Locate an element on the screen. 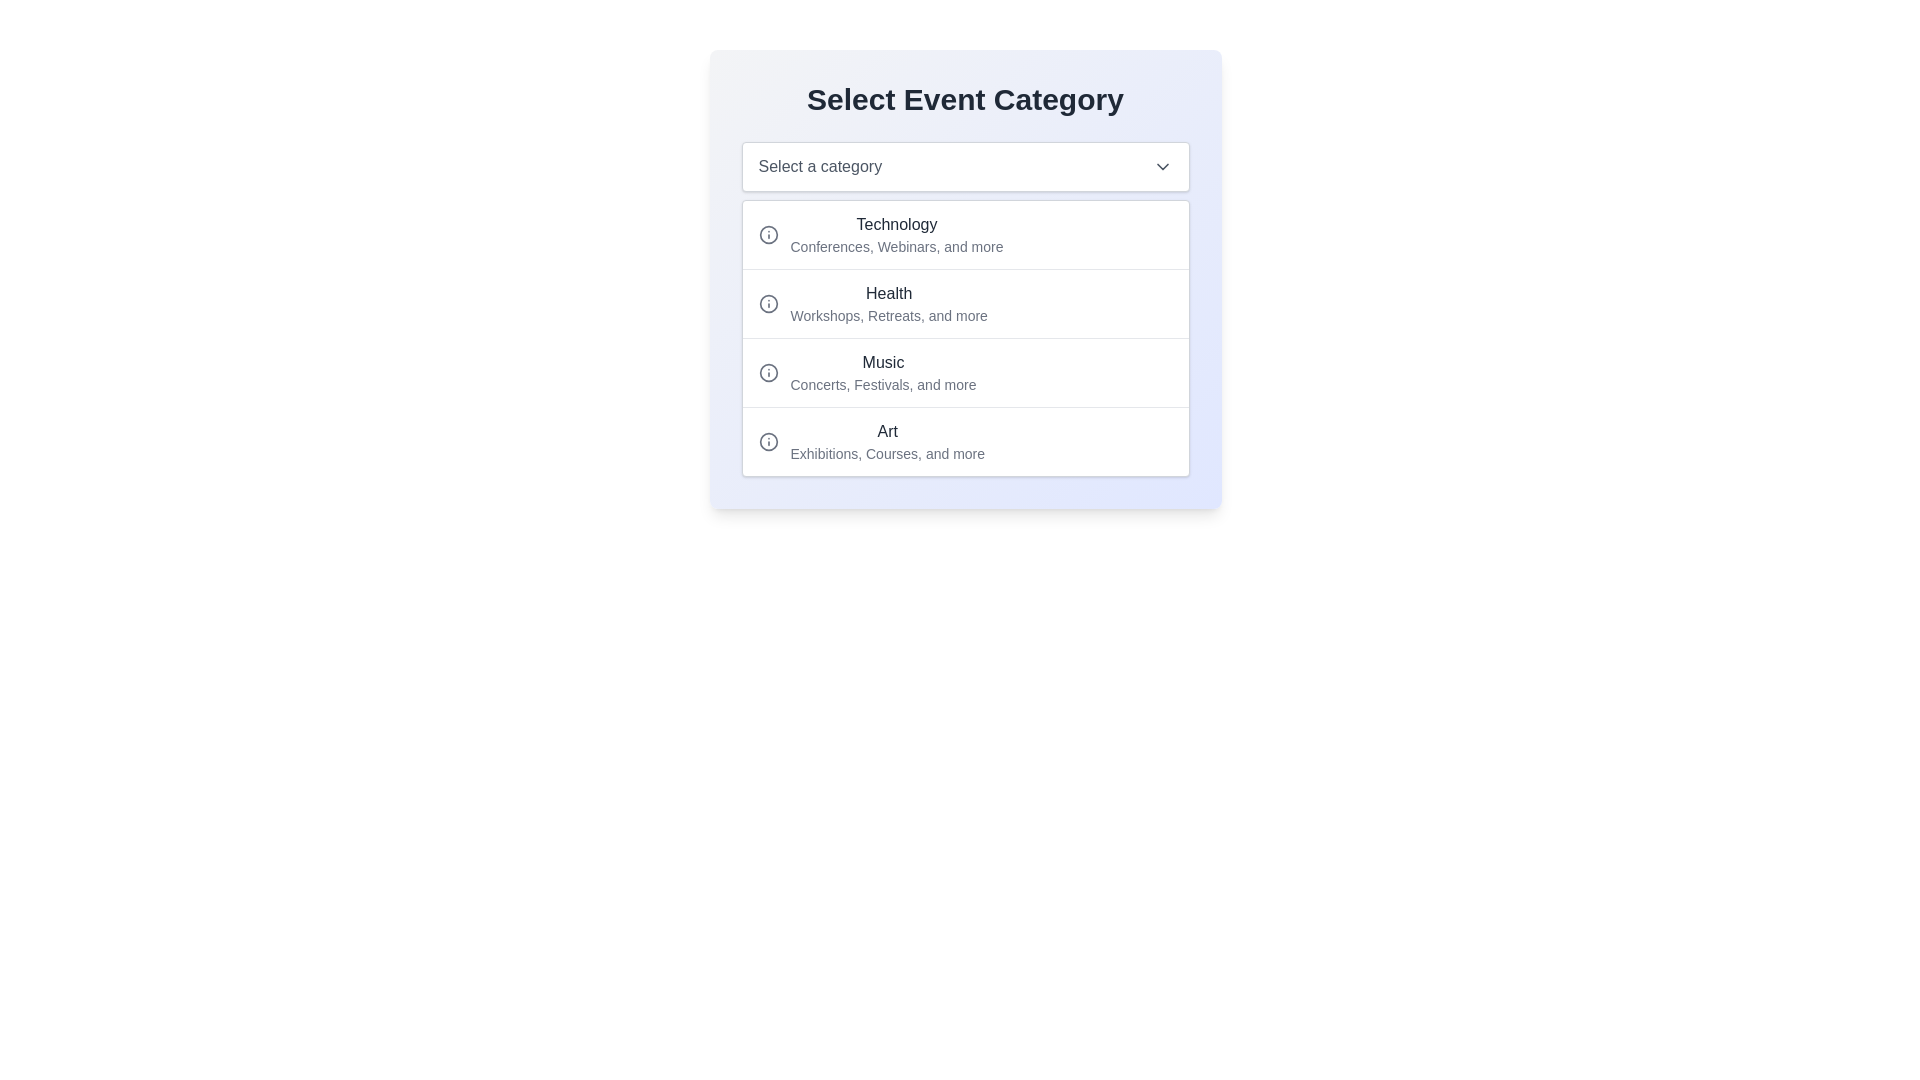 Image resolution: width=1920 pixels, height=1080 pixels. the downward-pointing chevron icon located to the far-right within the header bar of the 'Select a category' section is located at coordinates (1162, 165).